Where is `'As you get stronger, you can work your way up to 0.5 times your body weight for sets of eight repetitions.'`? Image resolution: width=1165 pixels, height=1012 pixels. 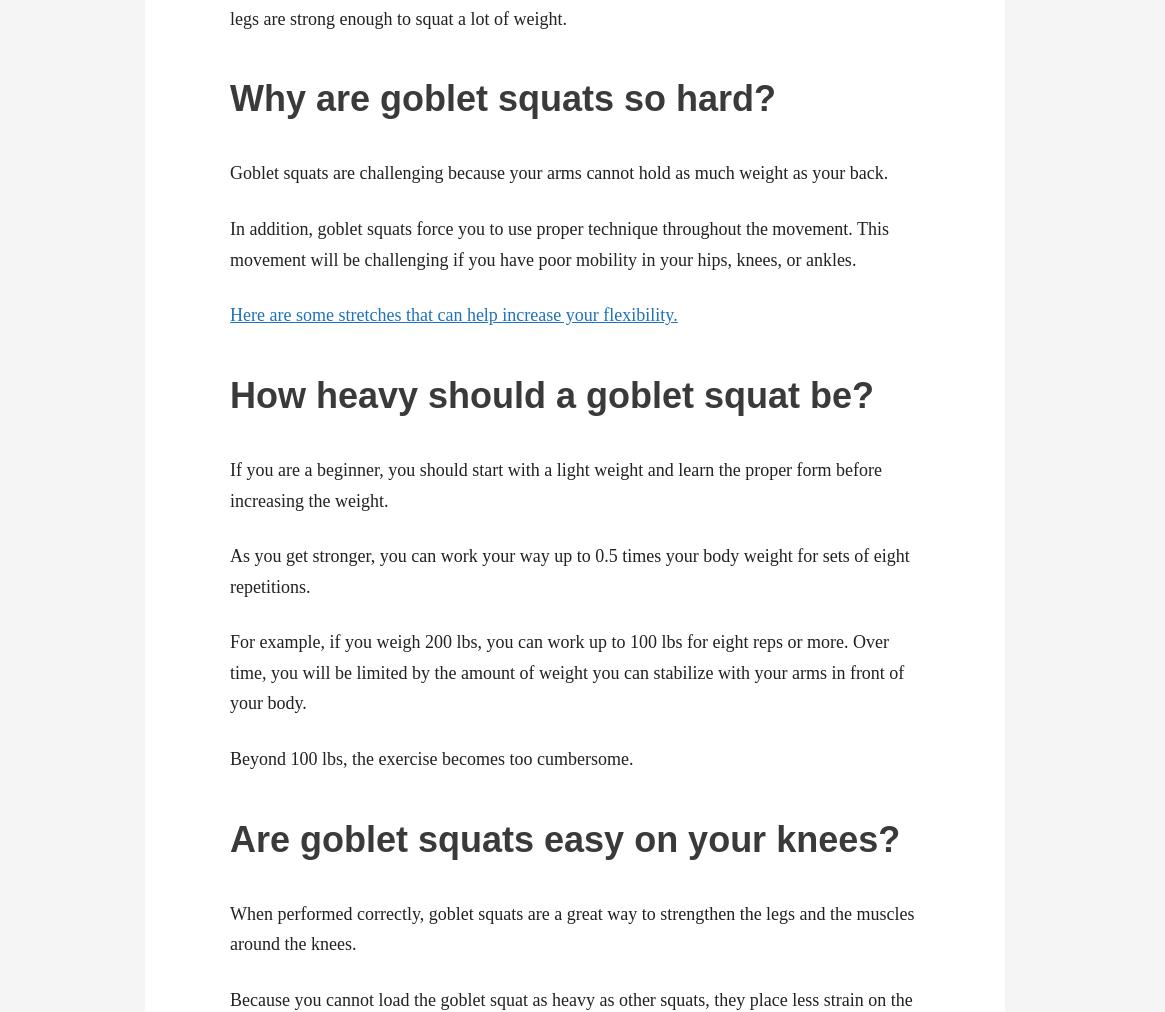
'As you get stronger, you can work your way up to 0.5 times your body weight for sets of eight repetitions.' is located at coordinates (229, 569).